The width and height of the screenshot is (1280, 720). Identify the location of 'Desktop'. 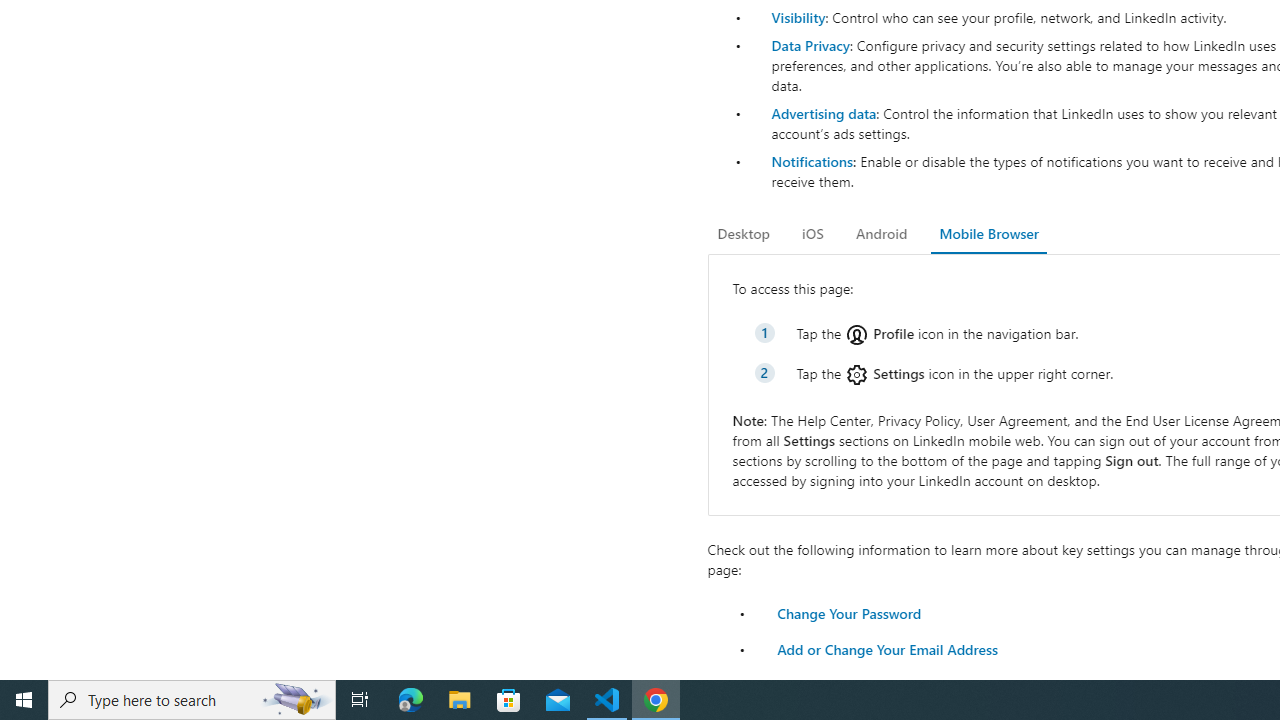
(743, 233).